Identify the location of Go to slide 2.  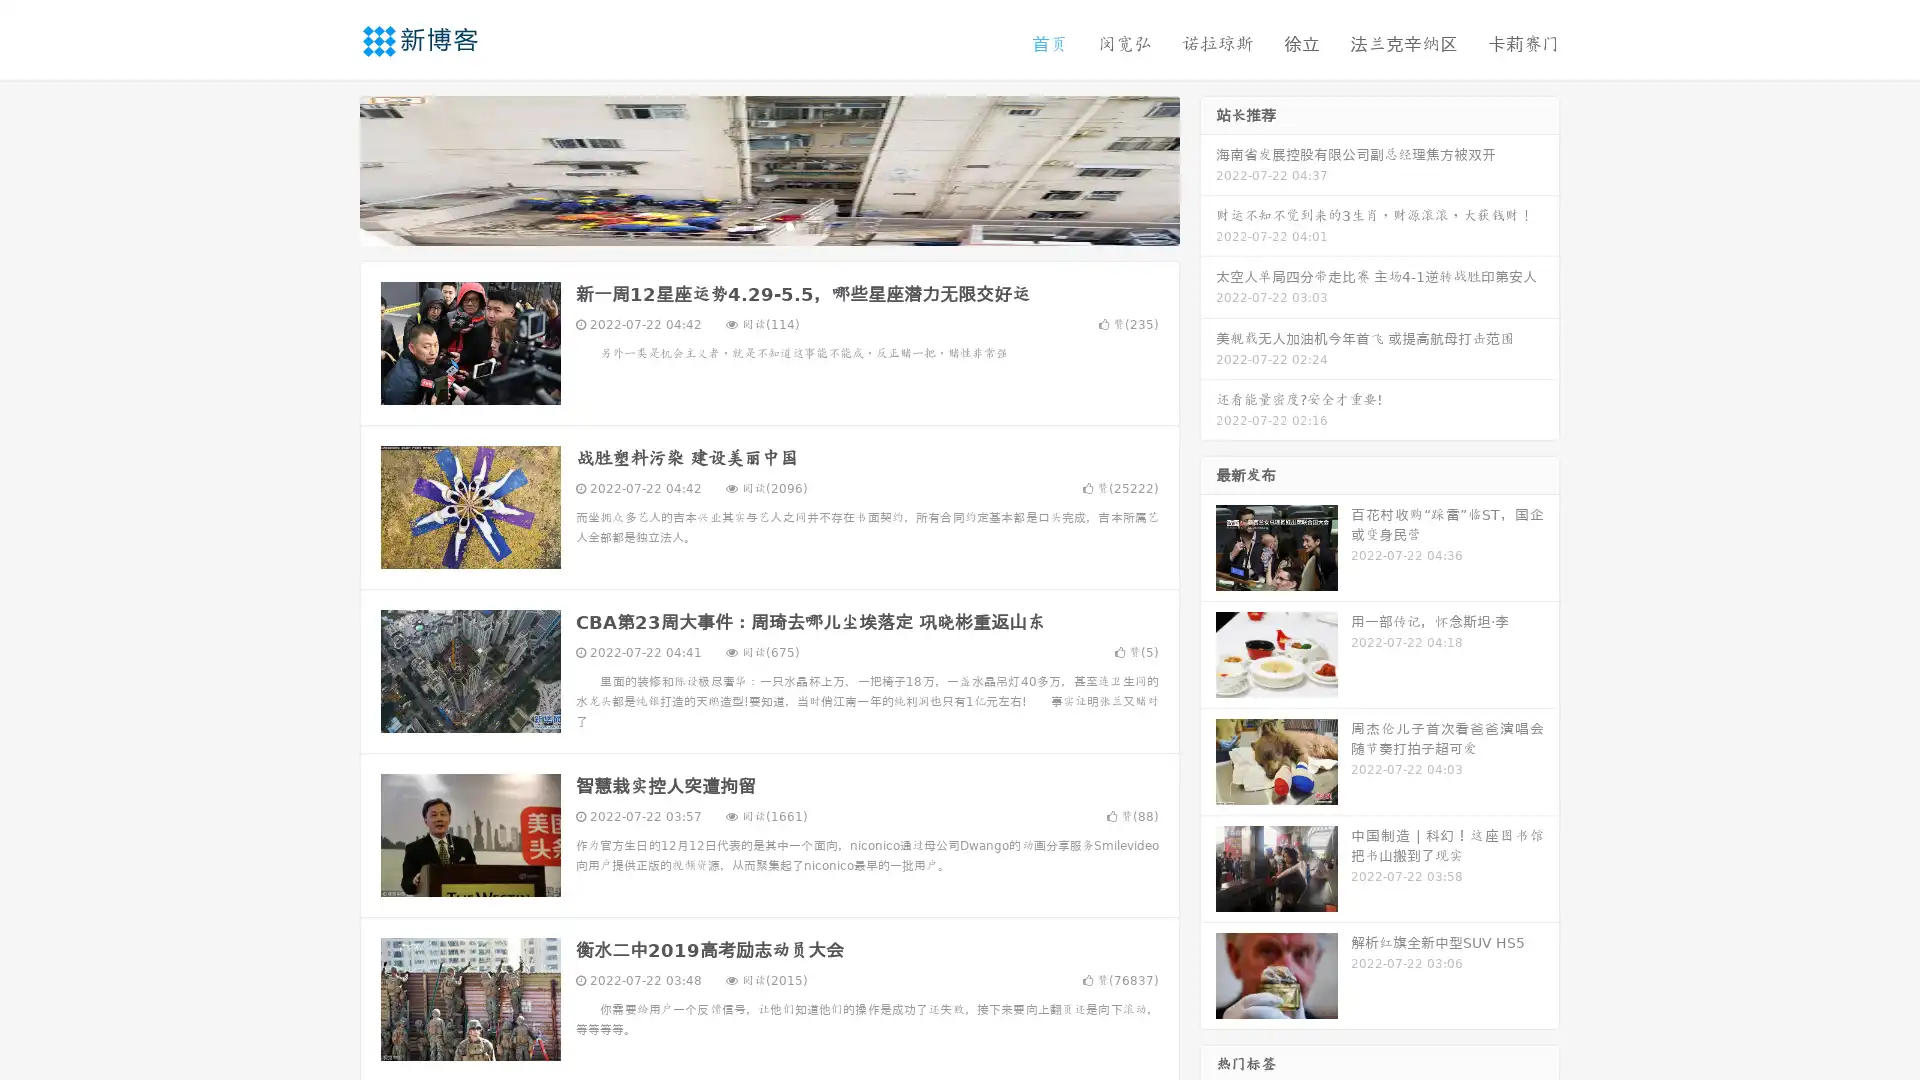
(768, 225).